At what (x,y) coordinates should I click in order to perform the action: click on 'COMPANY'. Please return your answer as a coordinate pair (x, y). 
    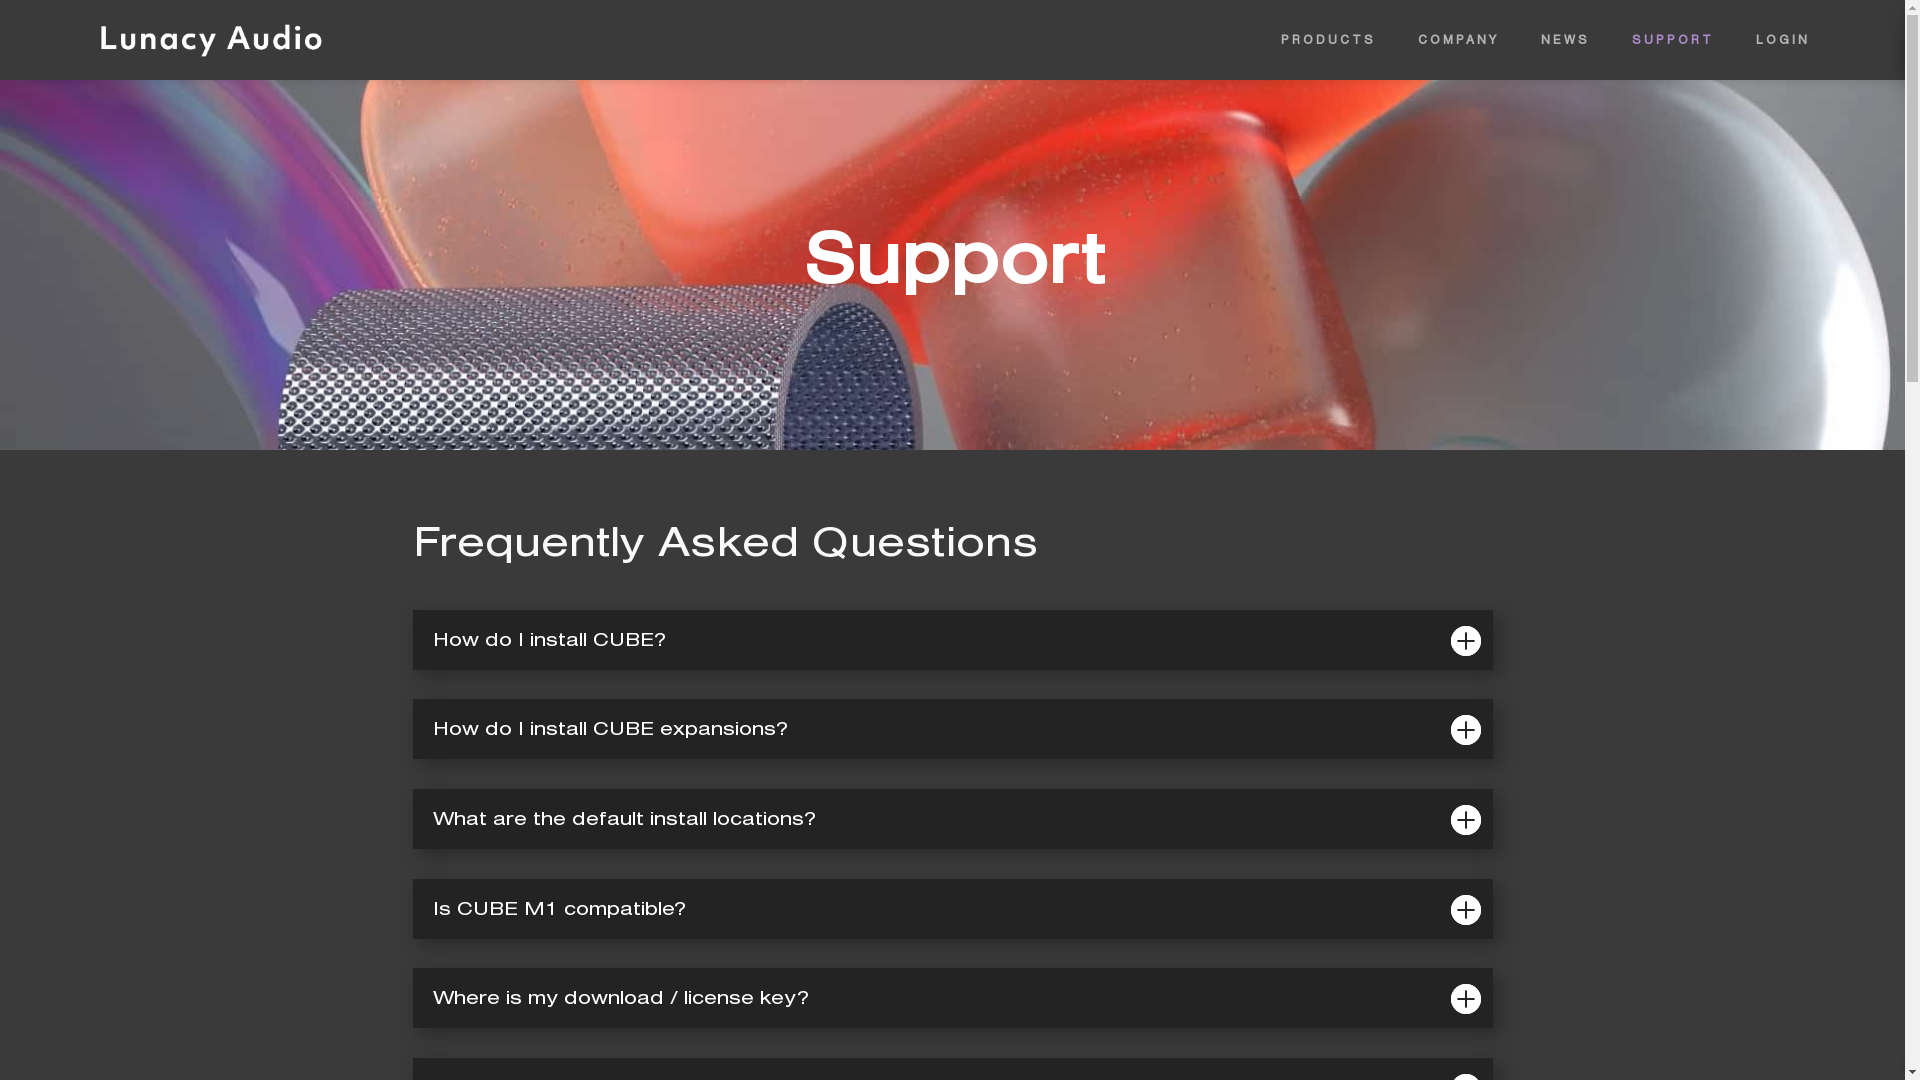
    Looking at the image, I should click on (1416, 39).